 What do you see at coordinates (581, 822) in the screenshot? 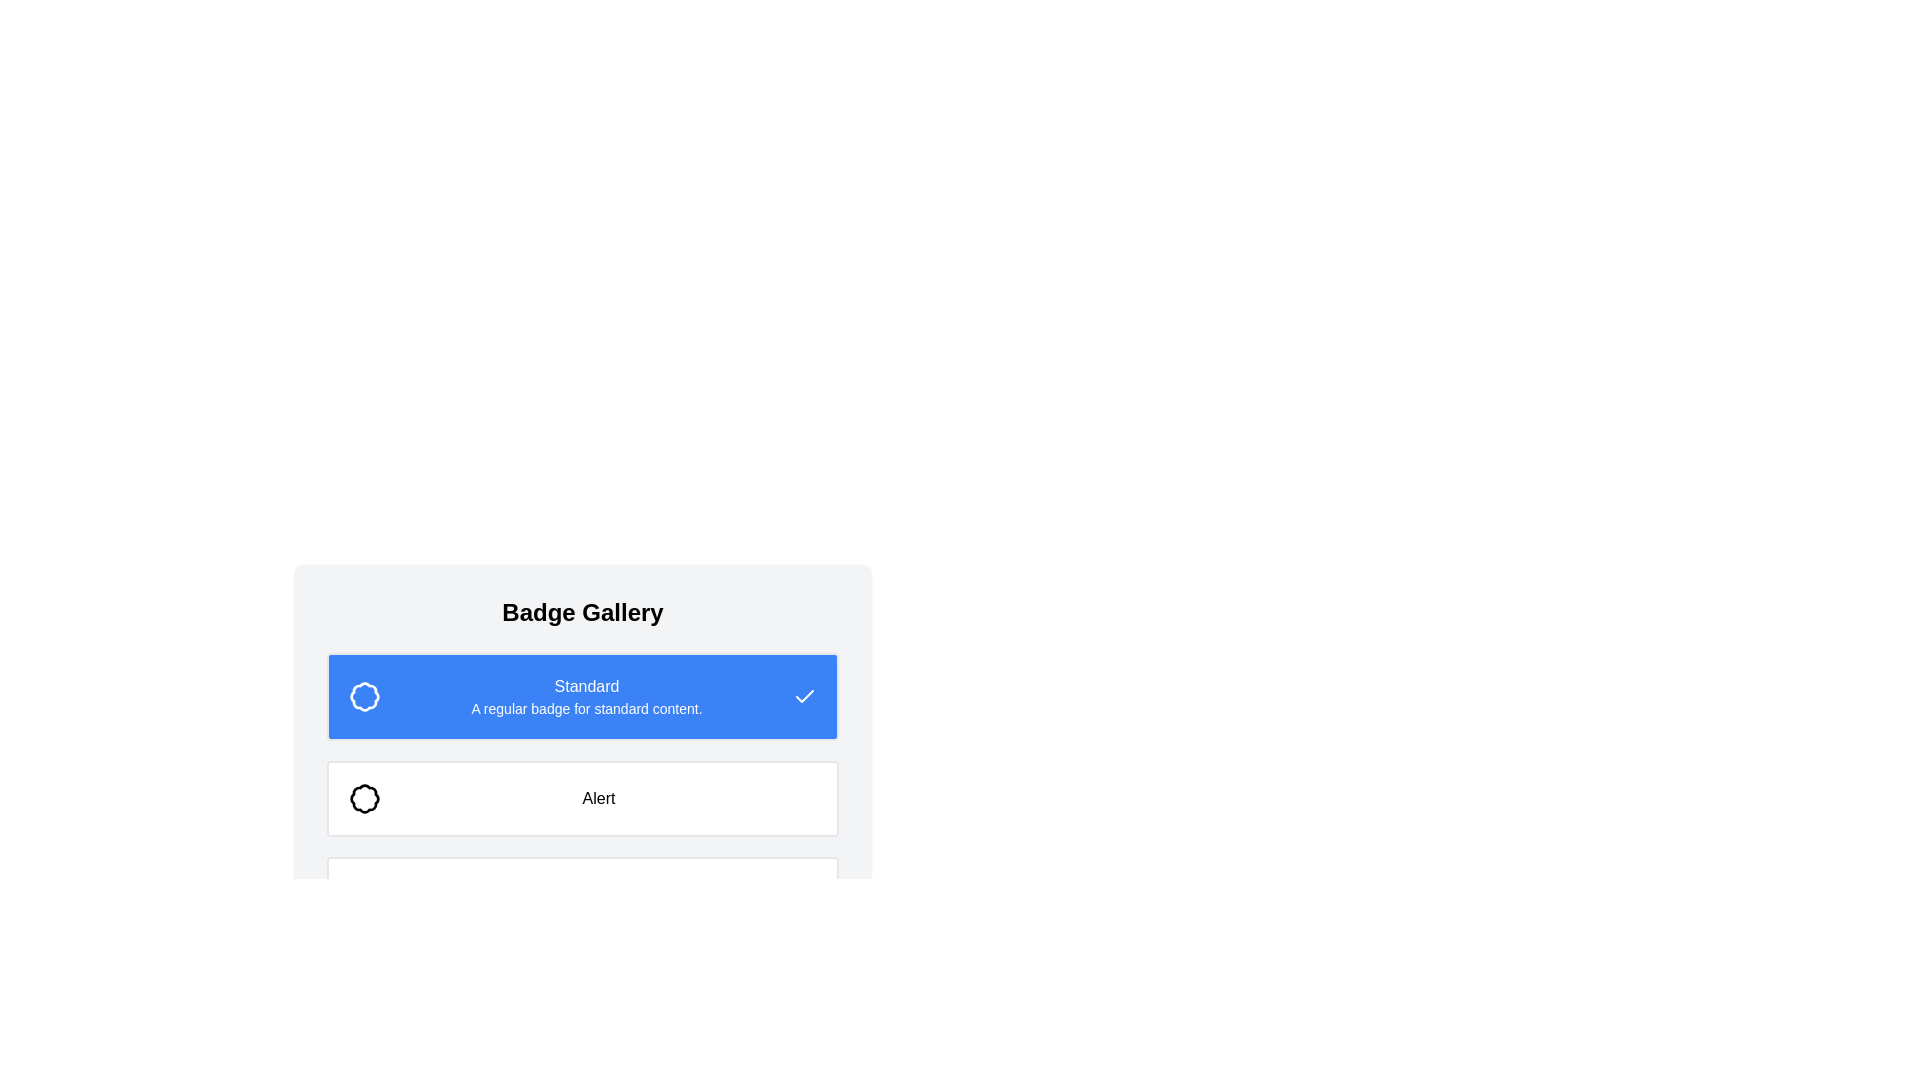
I see `the 'Alert' badge in the Informational Section, which is positioned below the 'Standard' section and above the 'Success' section in the Badge Gallery` at bounding box center [581, 822].